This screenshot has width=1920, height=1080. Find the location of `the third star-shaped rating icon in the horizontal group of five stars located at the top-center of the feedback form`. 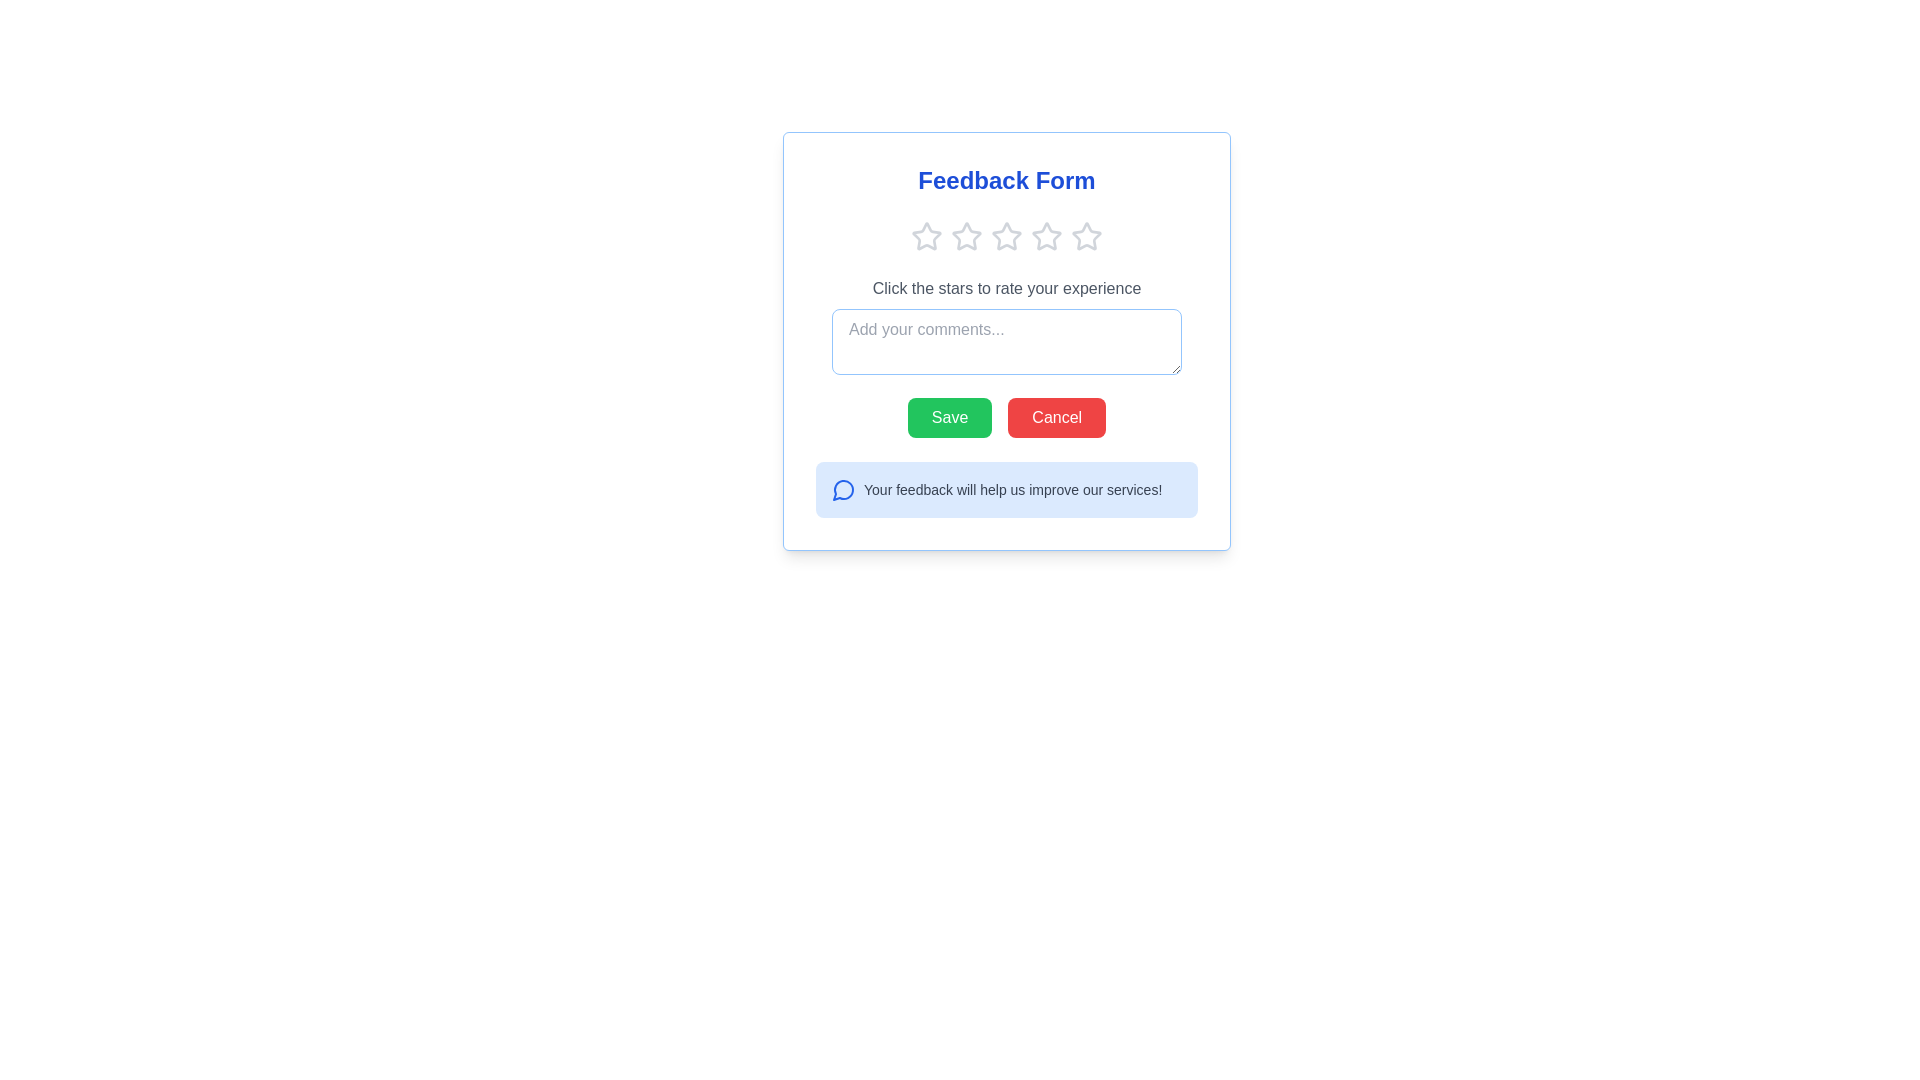

the third star-shaped rating icon in the horizontal group of five stars located at the top-center of the feedback form is located at coordinates (1045, 235).